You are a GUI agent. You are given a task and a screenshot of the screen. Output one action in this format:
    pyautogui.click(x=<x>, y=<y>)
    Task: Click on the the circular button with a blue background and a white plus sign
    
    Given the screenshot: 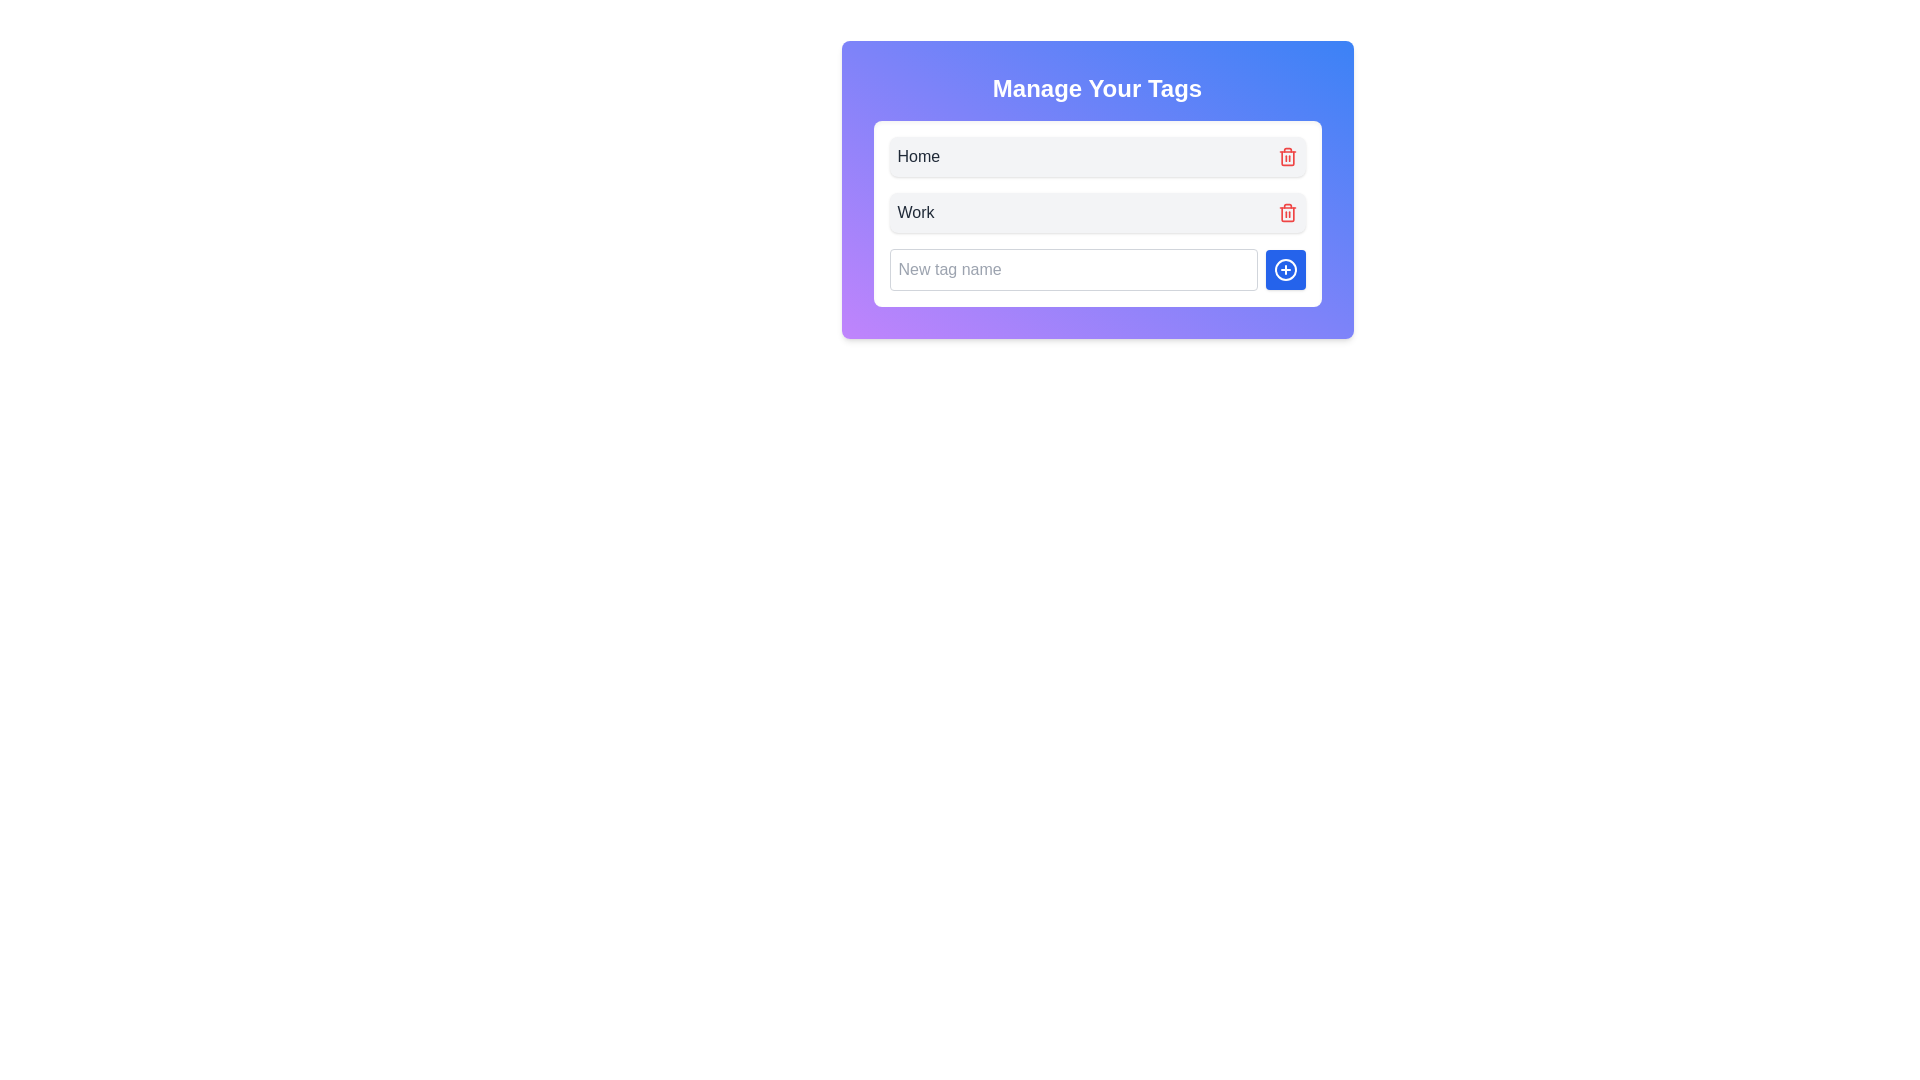 What is the action you would take?
    pyautogui.click(x=1285, y=270)
    